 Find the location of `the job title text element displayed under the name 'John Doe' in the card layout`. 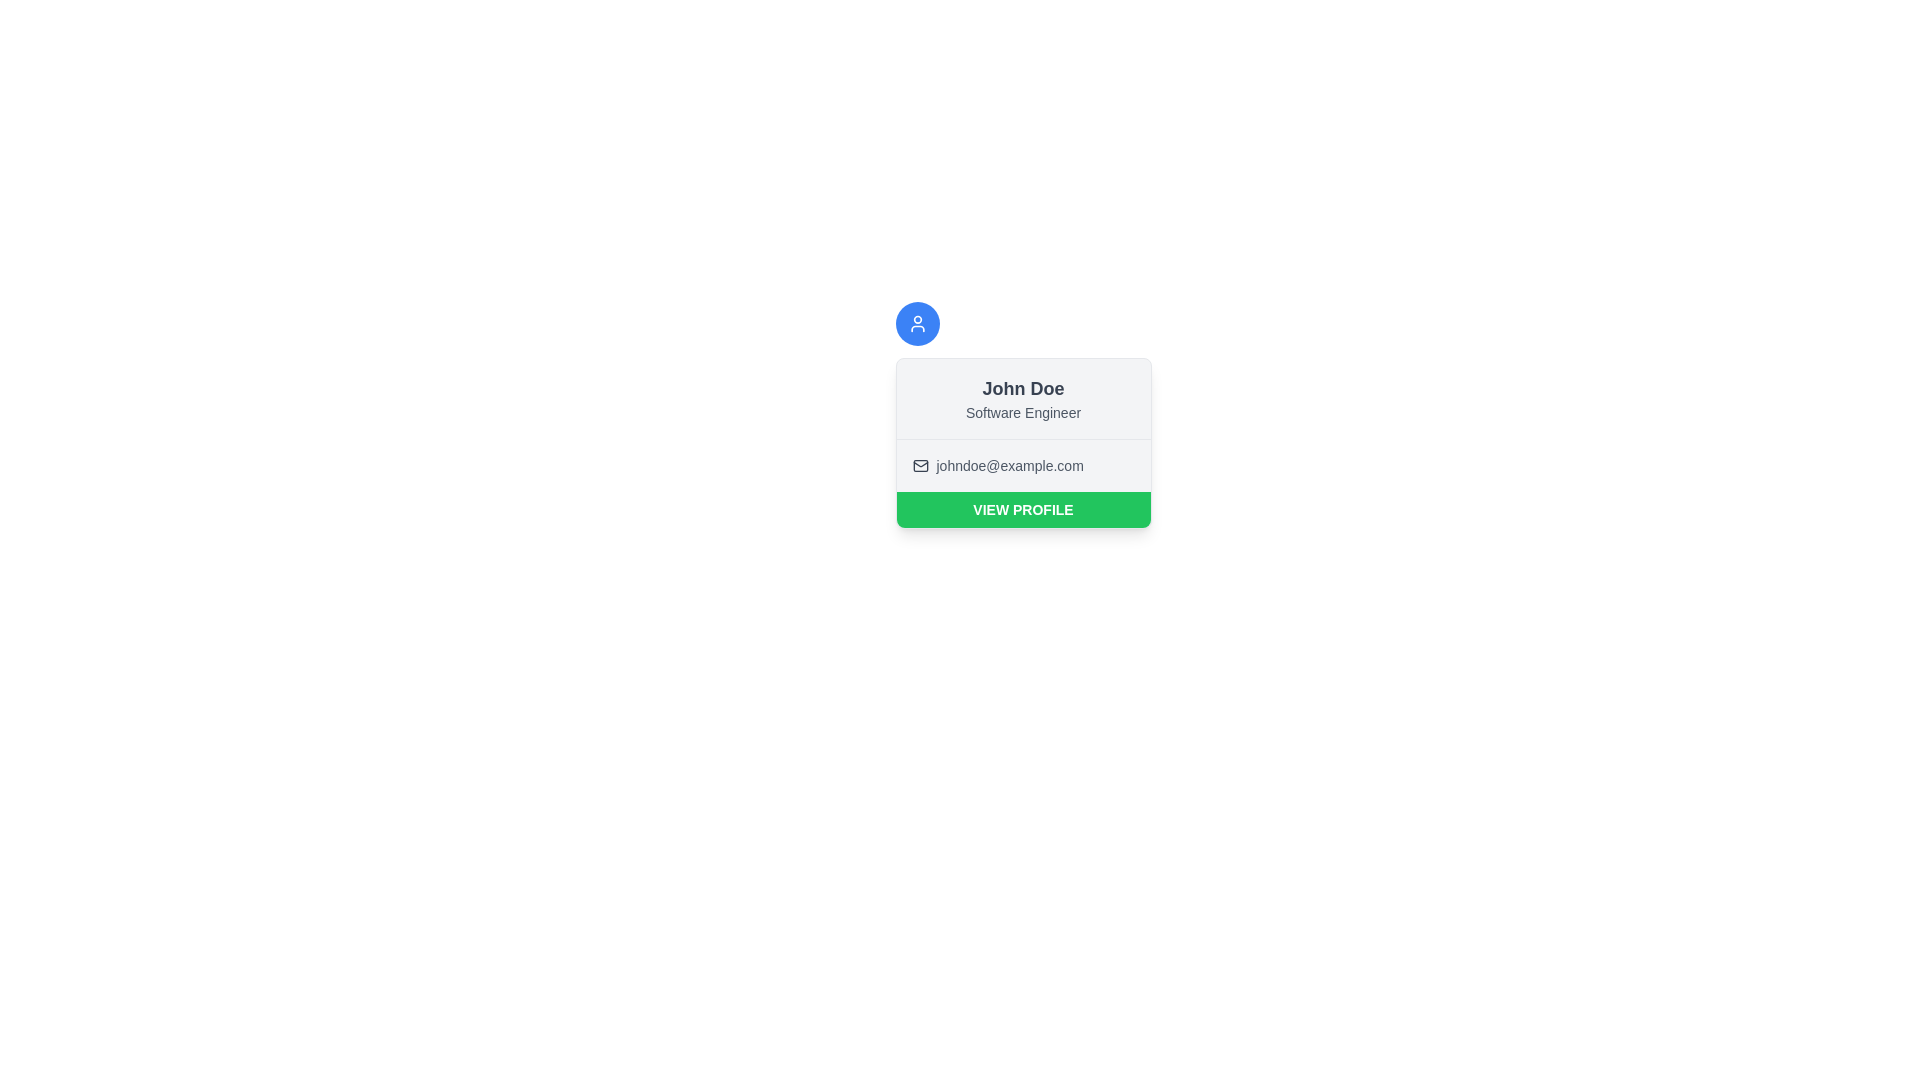

the job title text element displayed under the name 'John Doe' in the card layout is located at coordinates (1023, 411).